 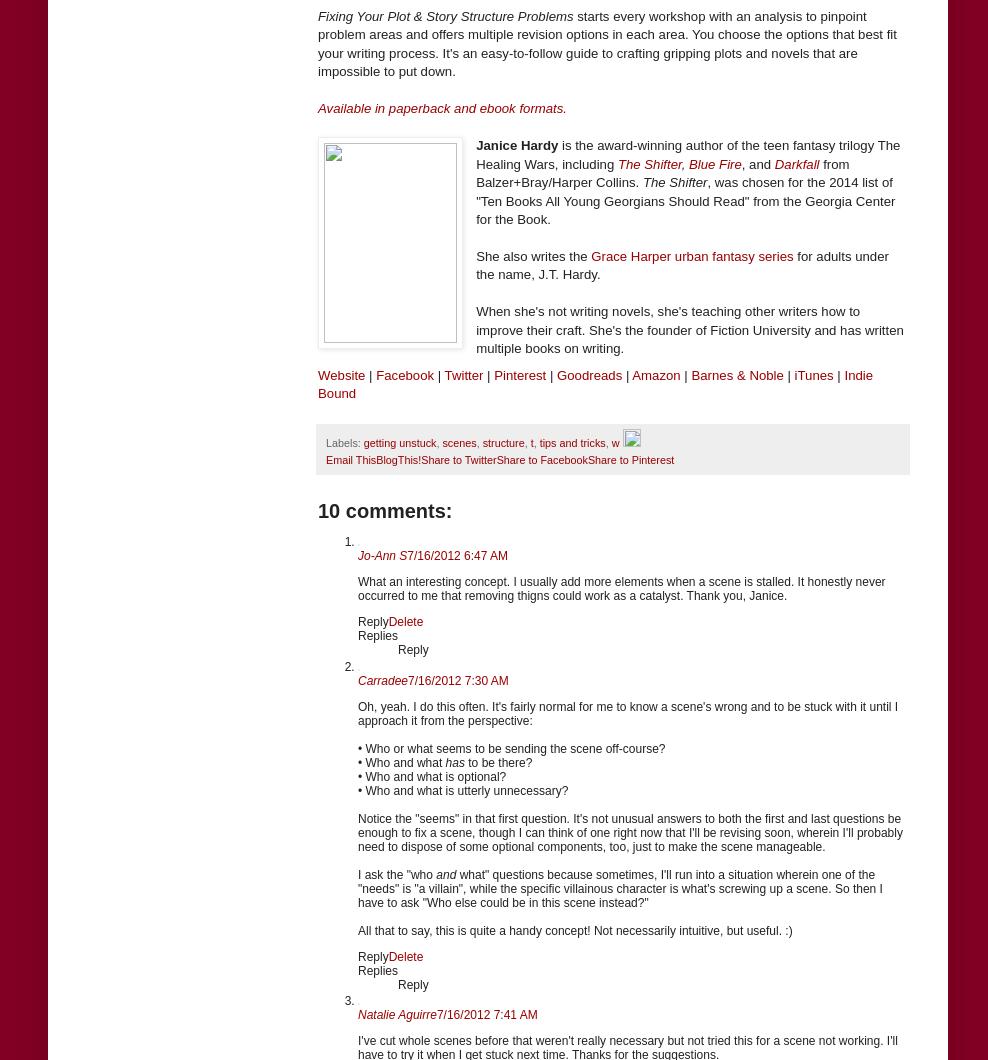 I want to click on 'w', so click(x=615, y=441).